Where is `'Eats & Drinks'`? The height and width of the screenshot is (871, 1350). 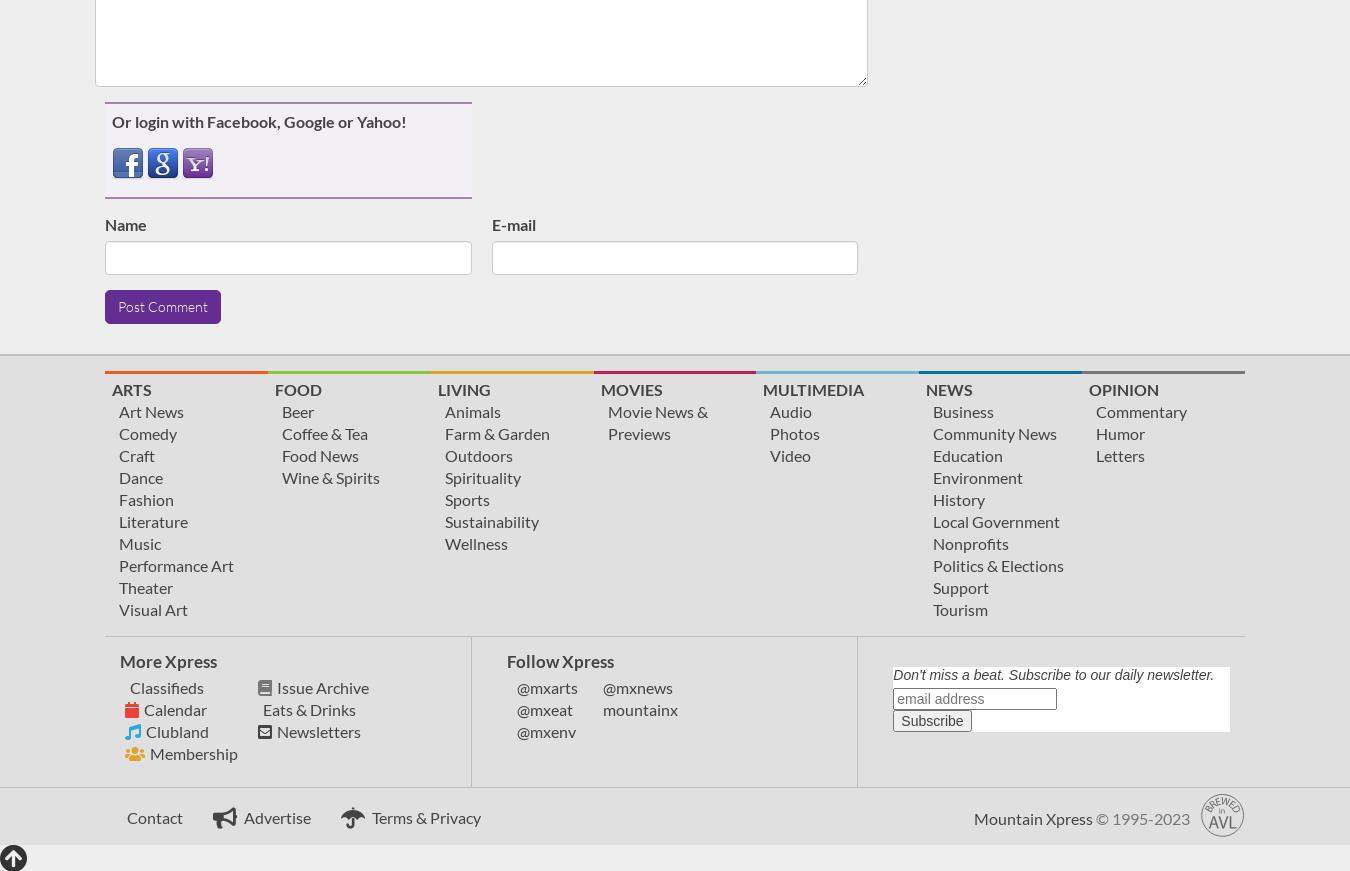 'Eats & Drinks' is located at coordinates (261, 707).